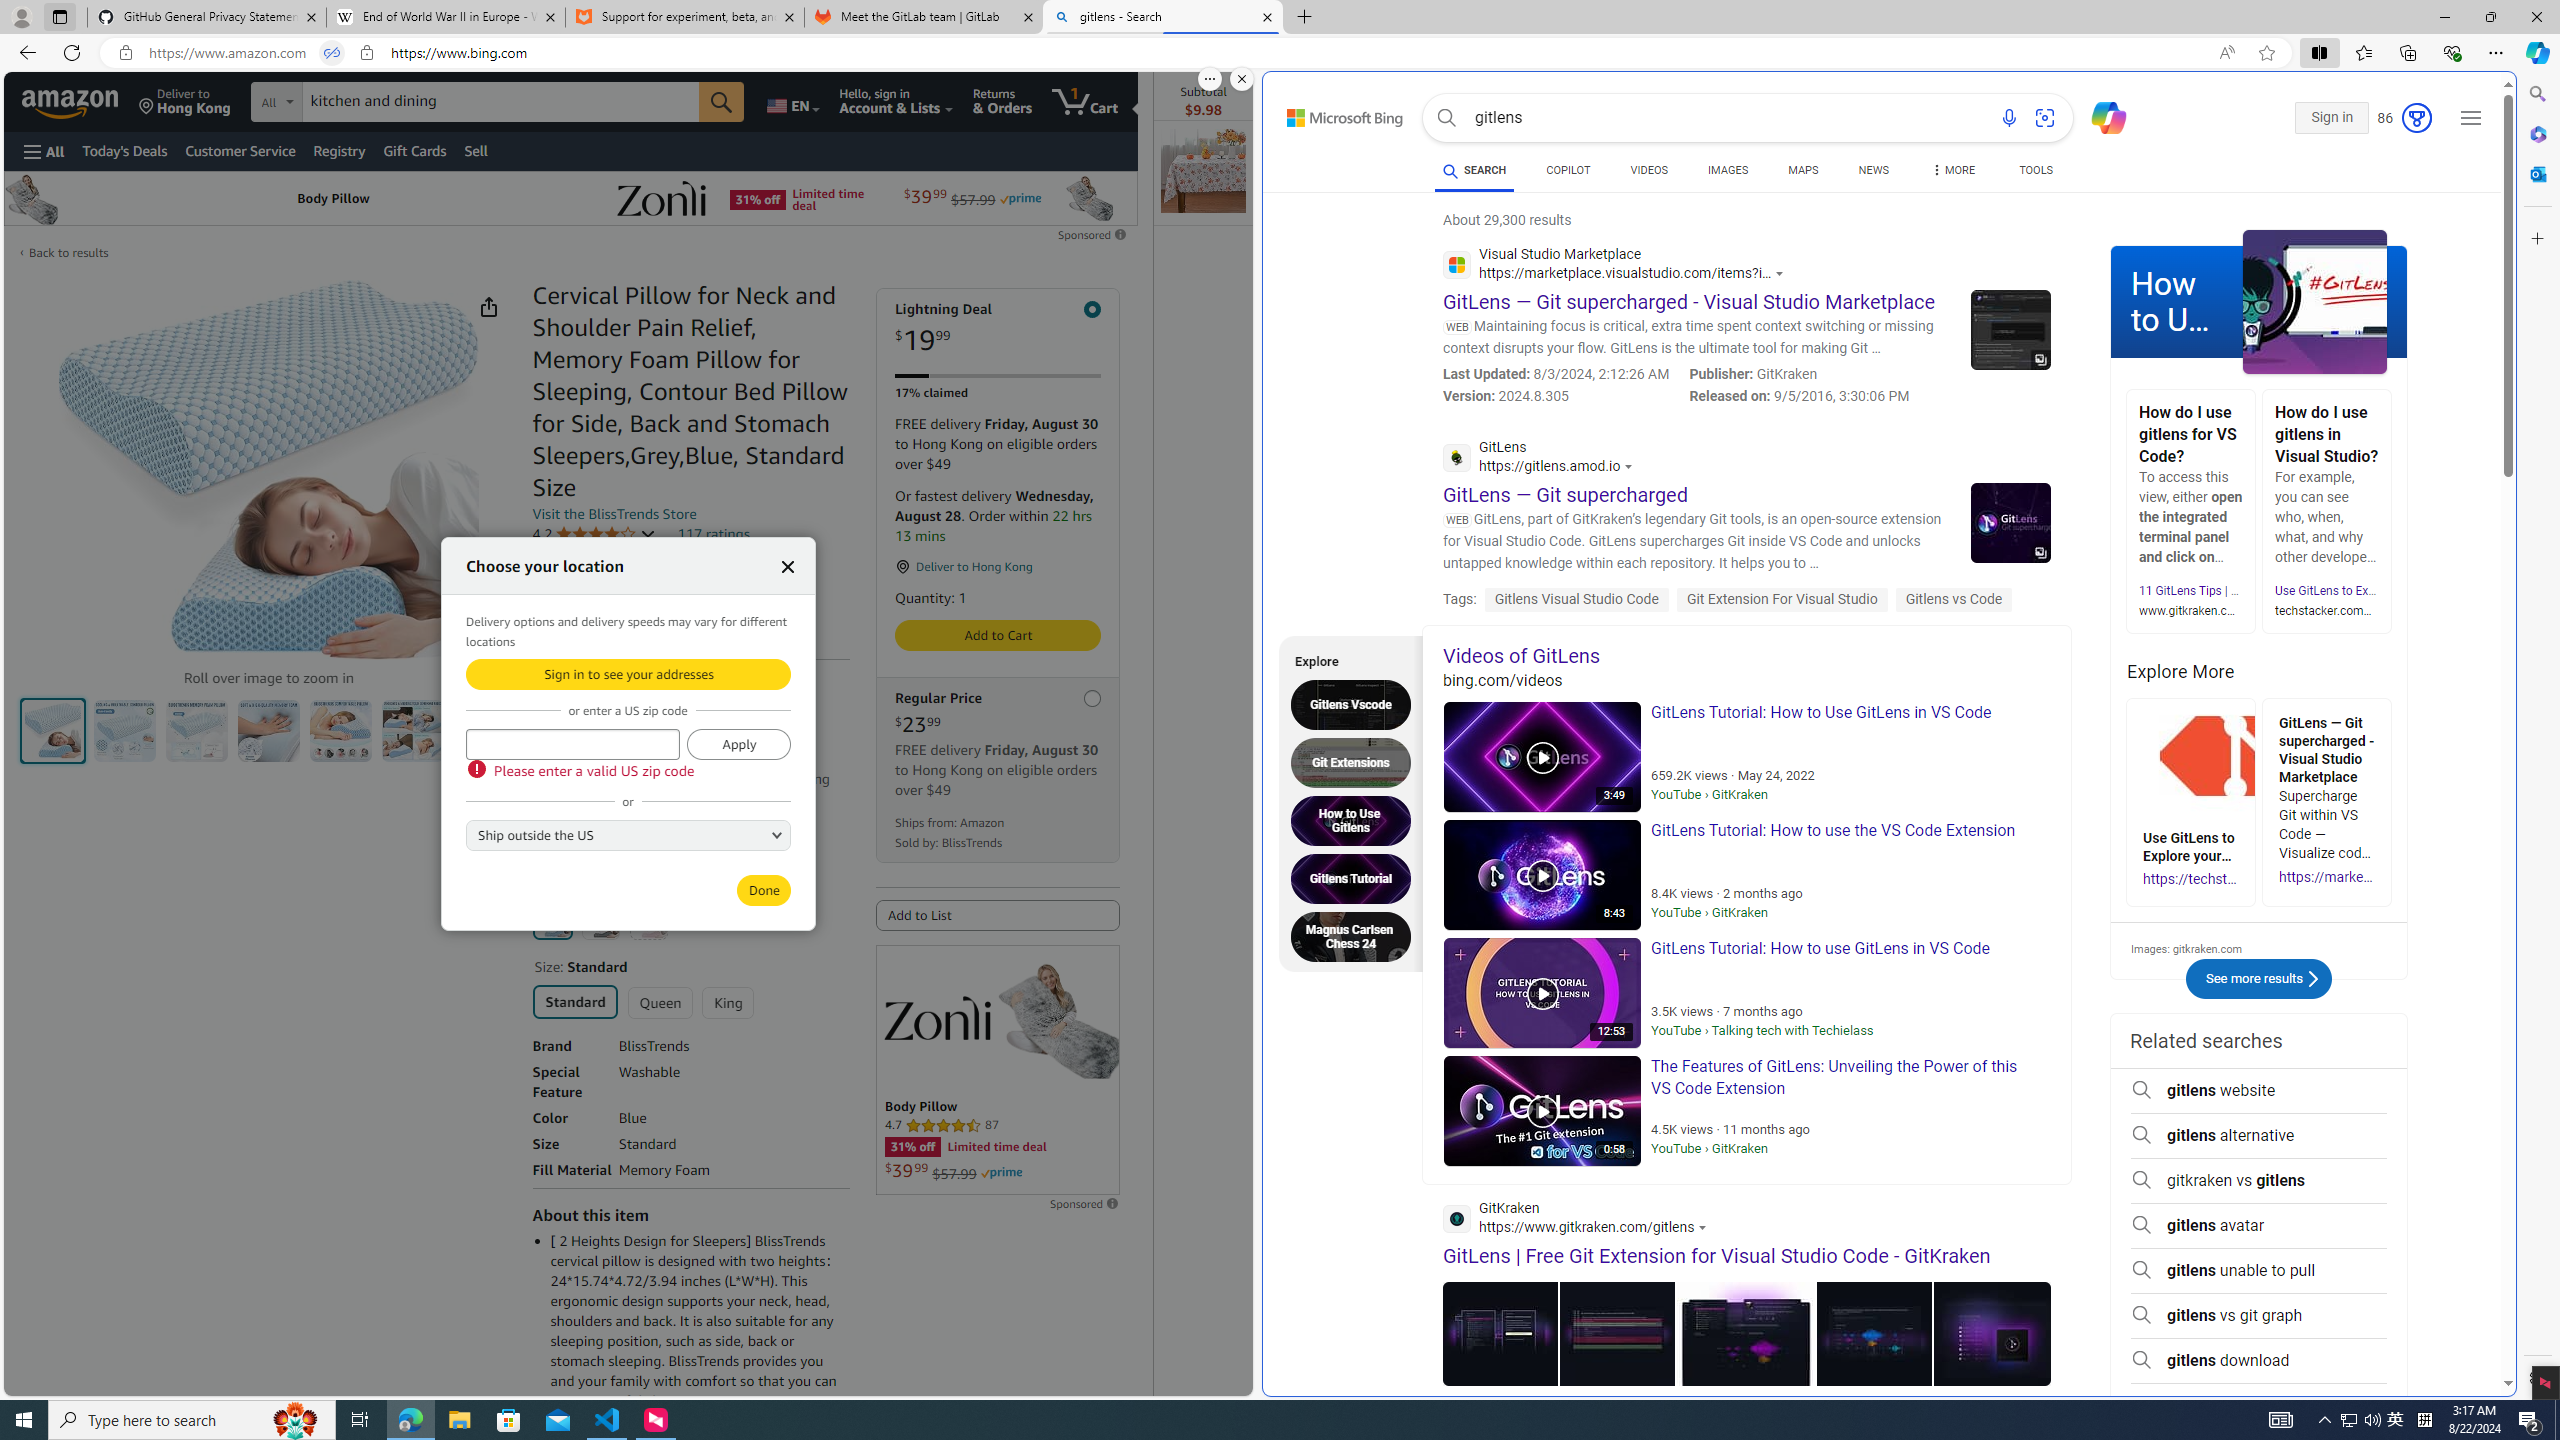 Image resolution: width=2560 pixels, height=1440 pixels. Describe the element at coordinates (2287, 590) in the screenshot. I see `'11 GitLens Tips | Learn How to Use GitLens in VS Code -'` at that location.